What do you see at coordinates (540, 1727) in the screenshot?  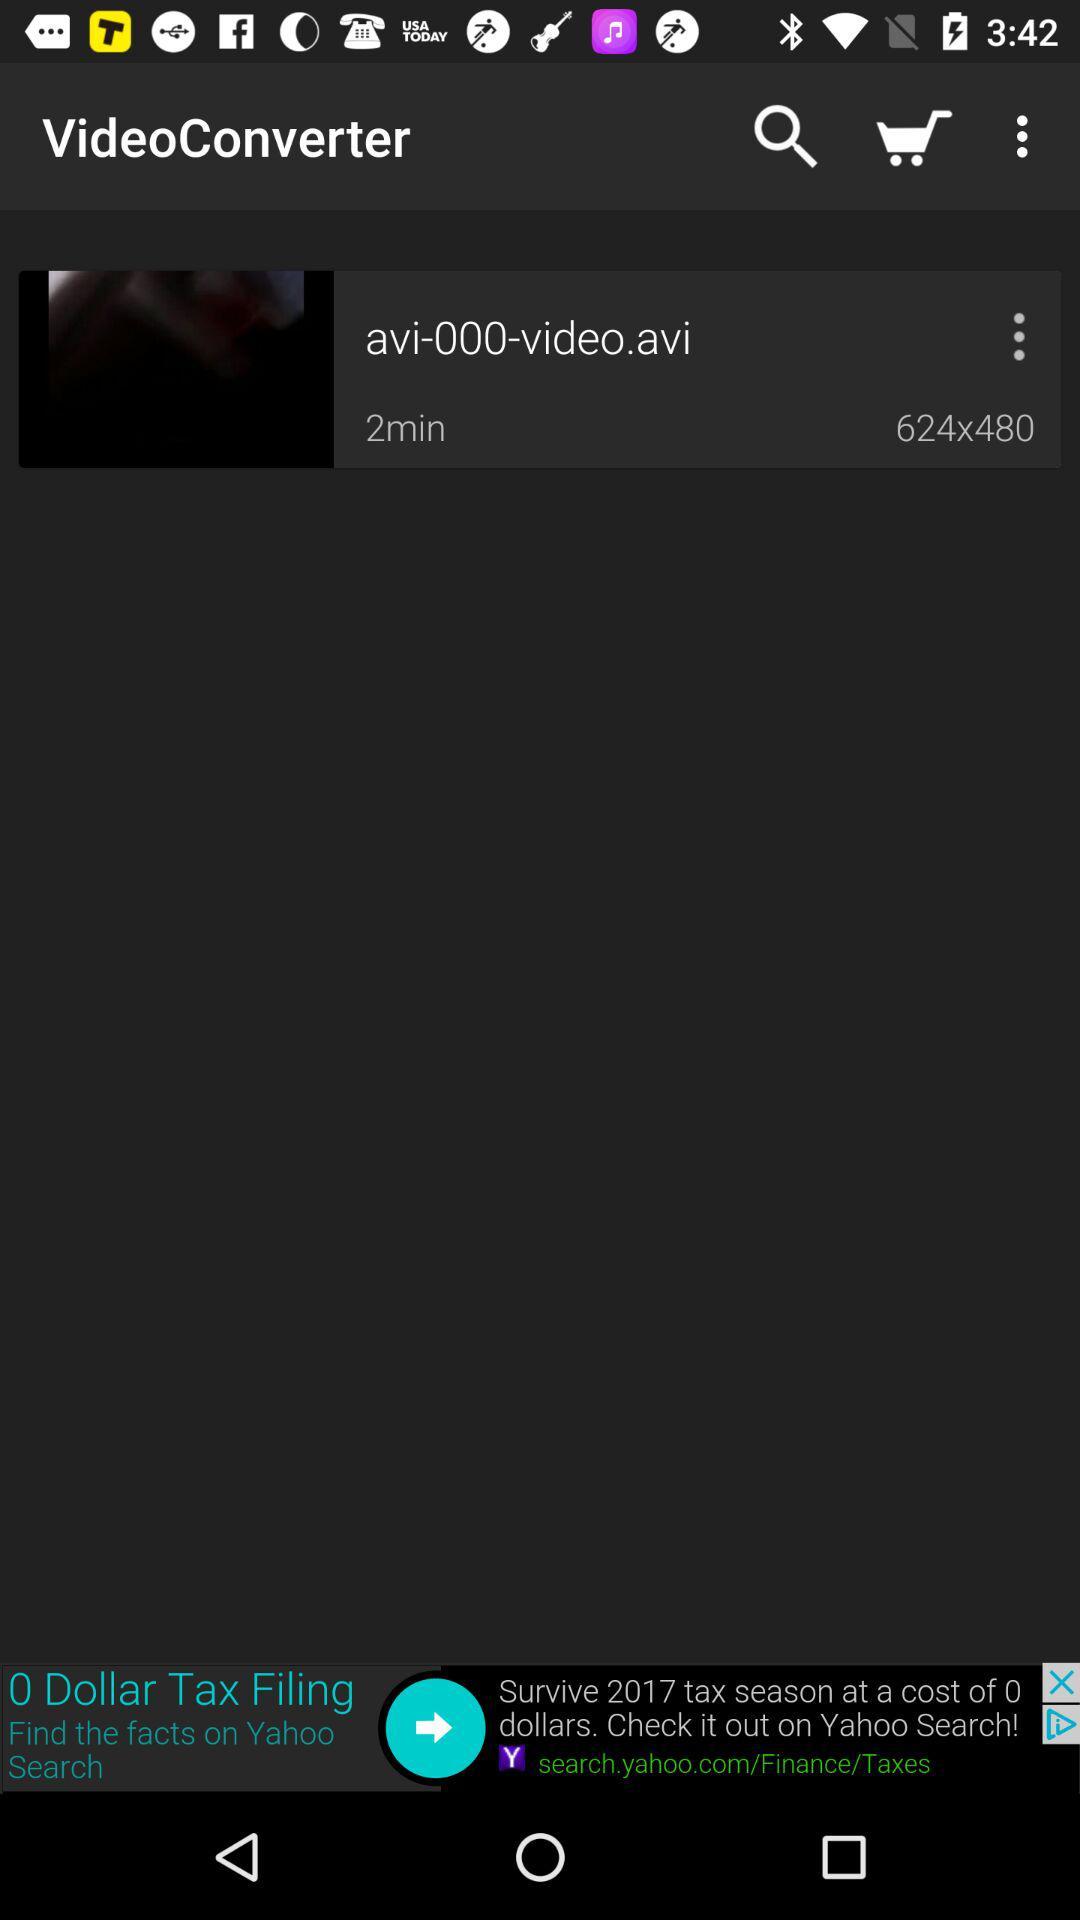 I see `the advertisement` at bounding box center [540, 1727].